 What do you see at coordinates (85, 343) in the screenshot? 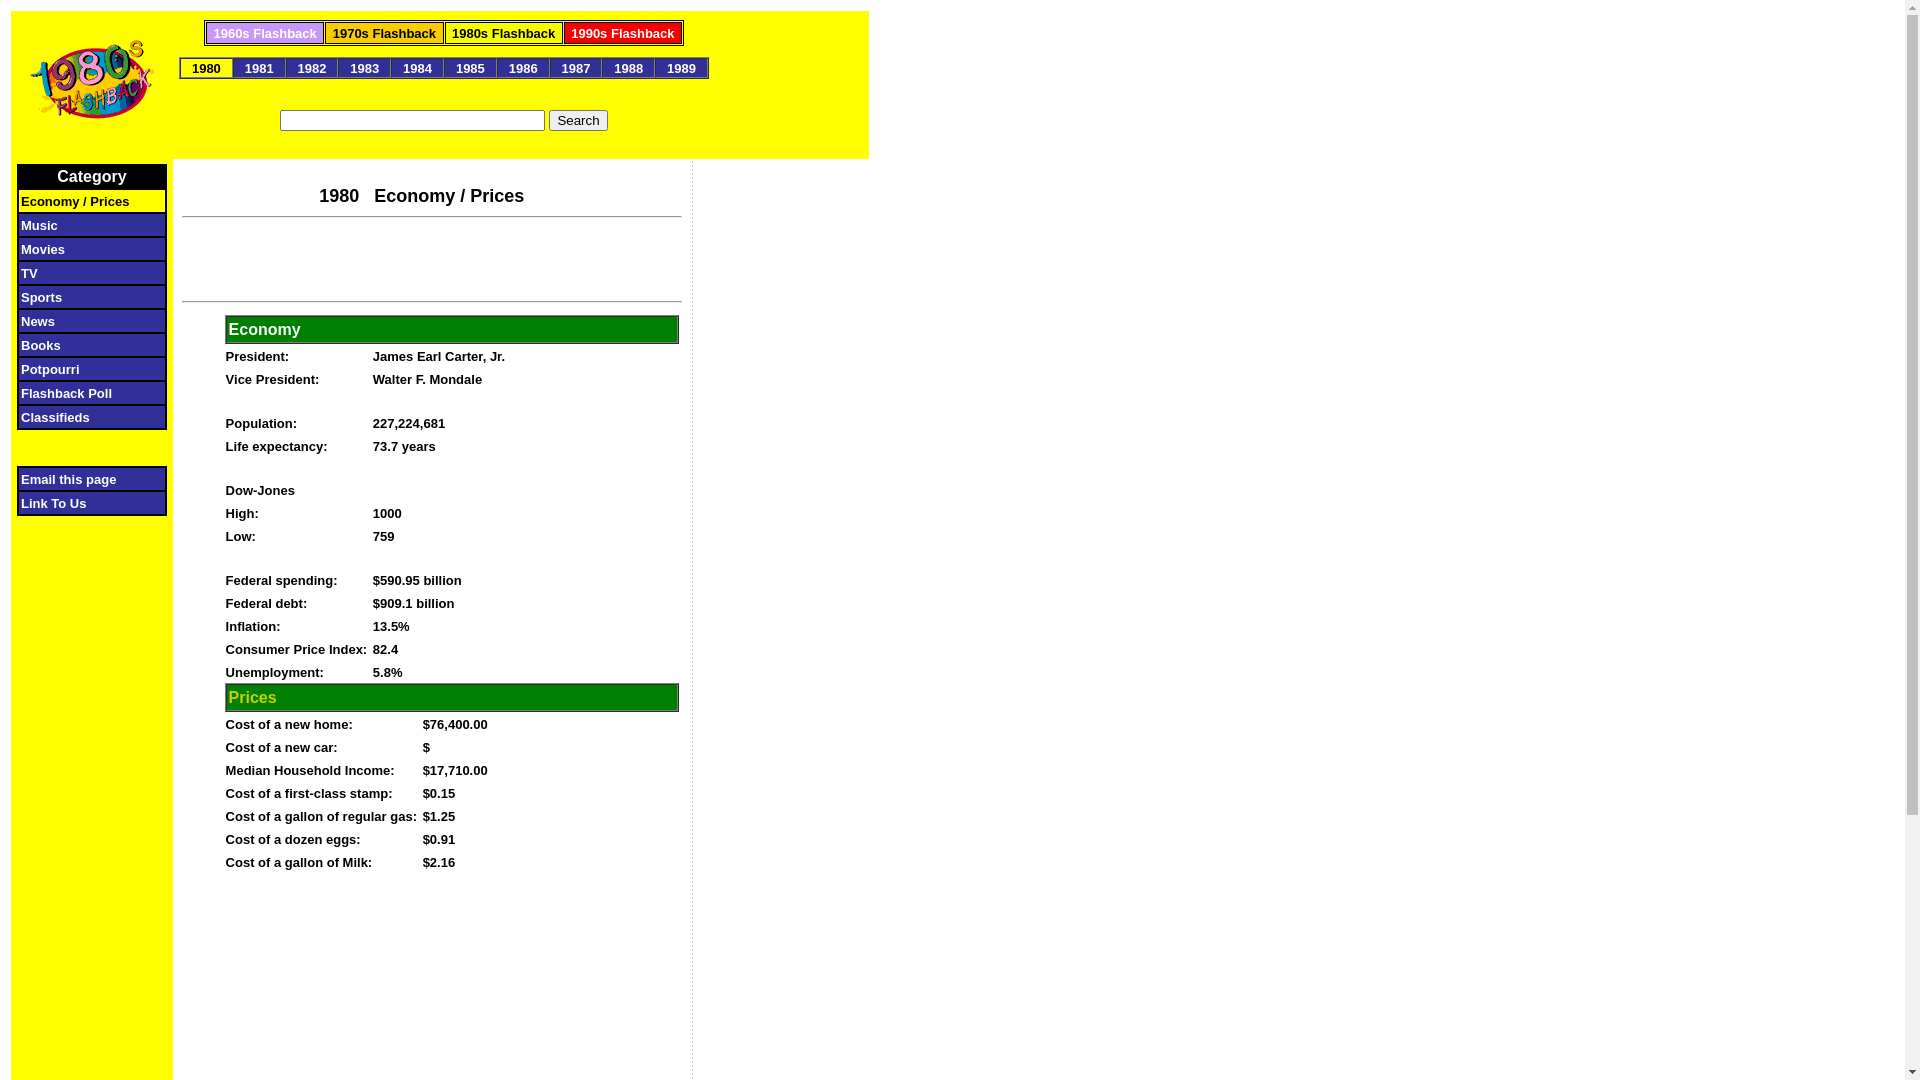
I see `'Books                         '` at bounding box center [85, 343].